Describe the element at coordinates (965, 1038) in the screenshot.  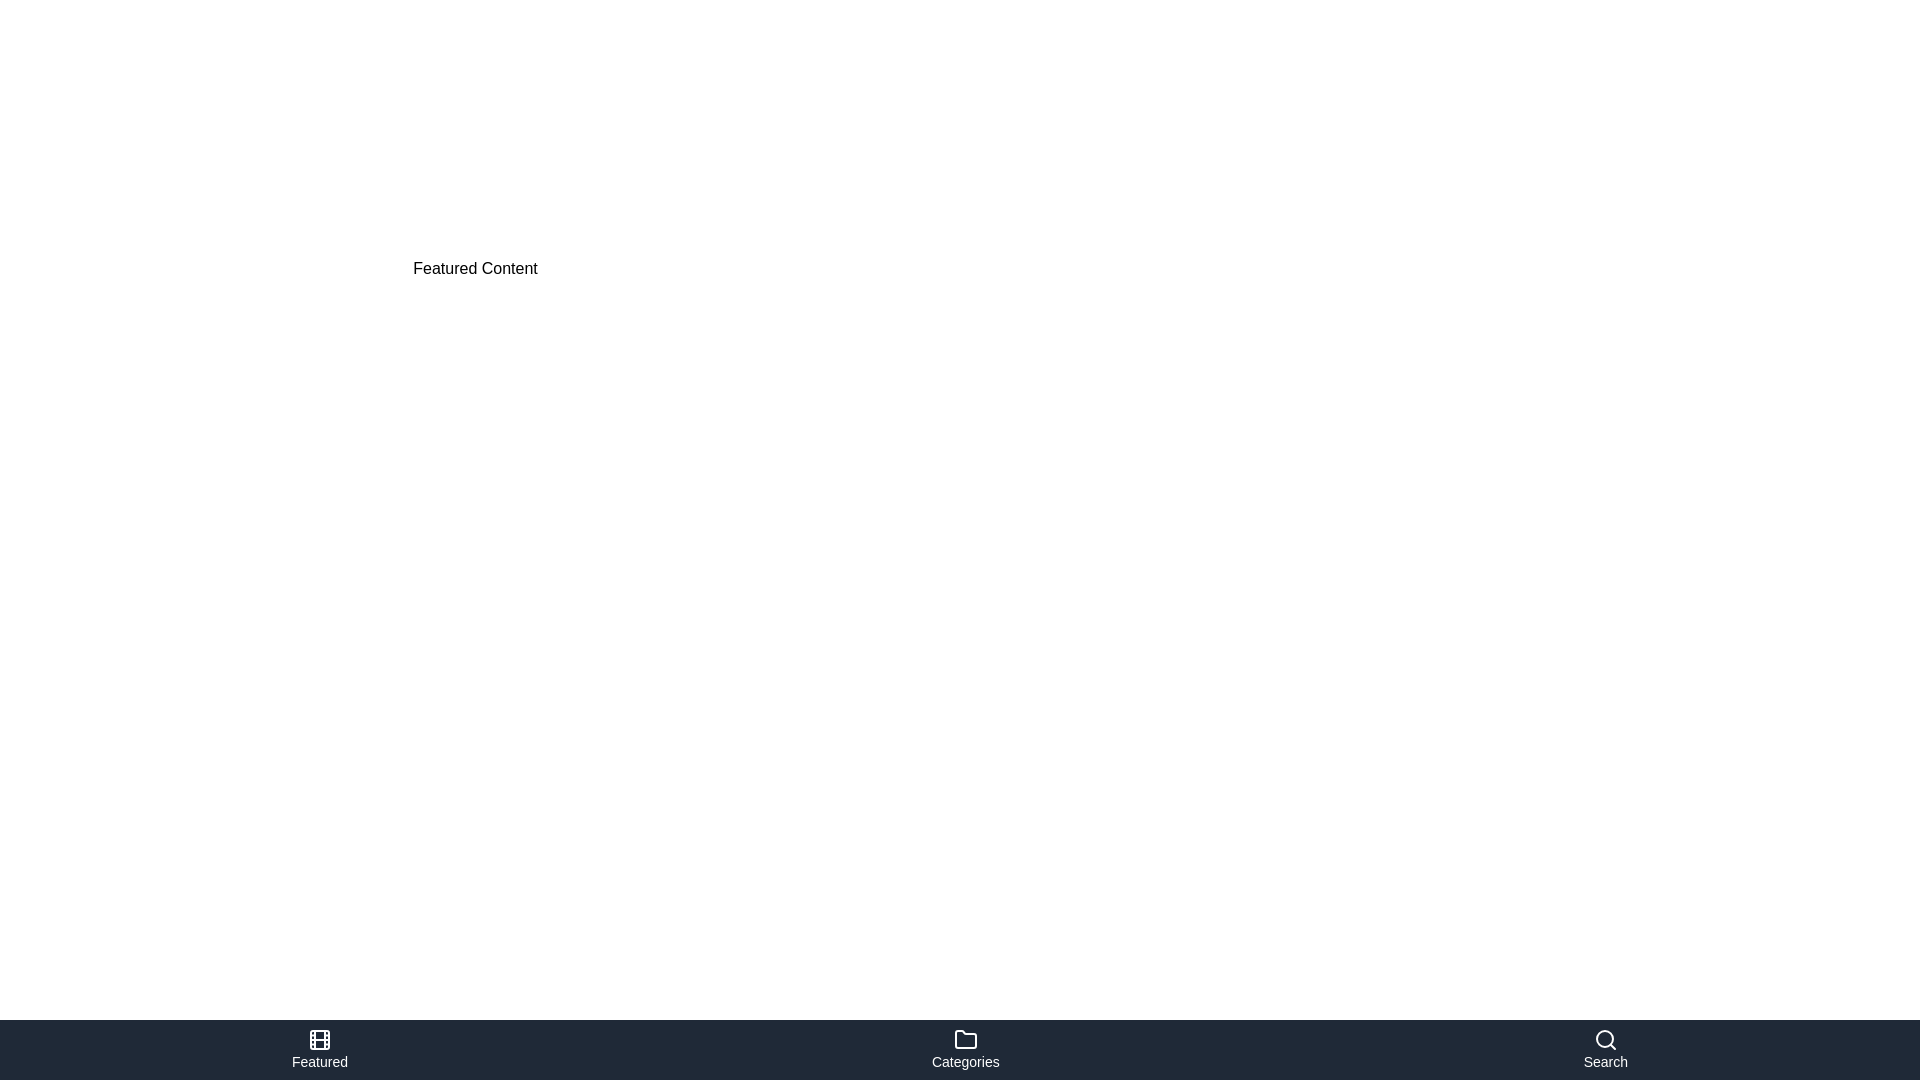
I see `the folder icon in the navigation bar` at that location.